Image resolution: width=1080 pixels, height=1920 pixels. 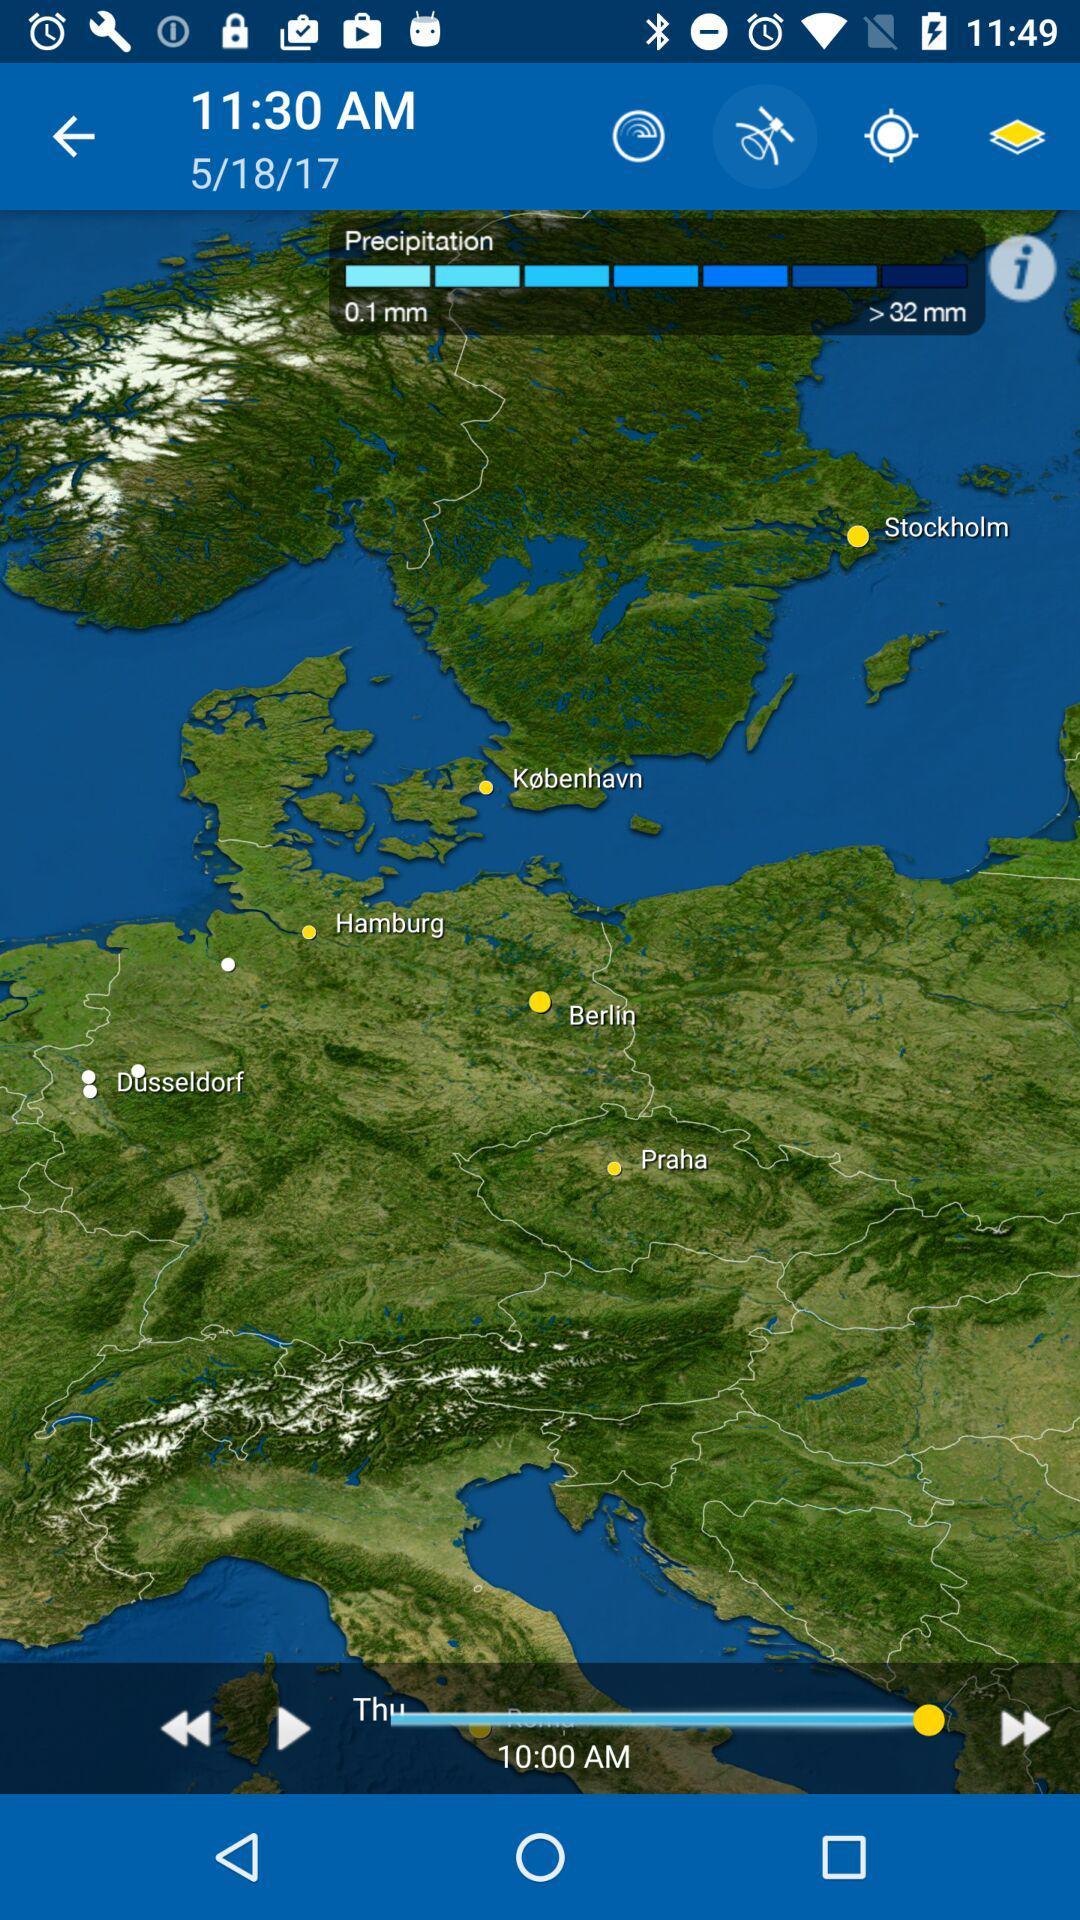 What do you see at coordinates (294, 1727) in the screenshot?
I see `the play icon` at bounding box center [294, 1727].